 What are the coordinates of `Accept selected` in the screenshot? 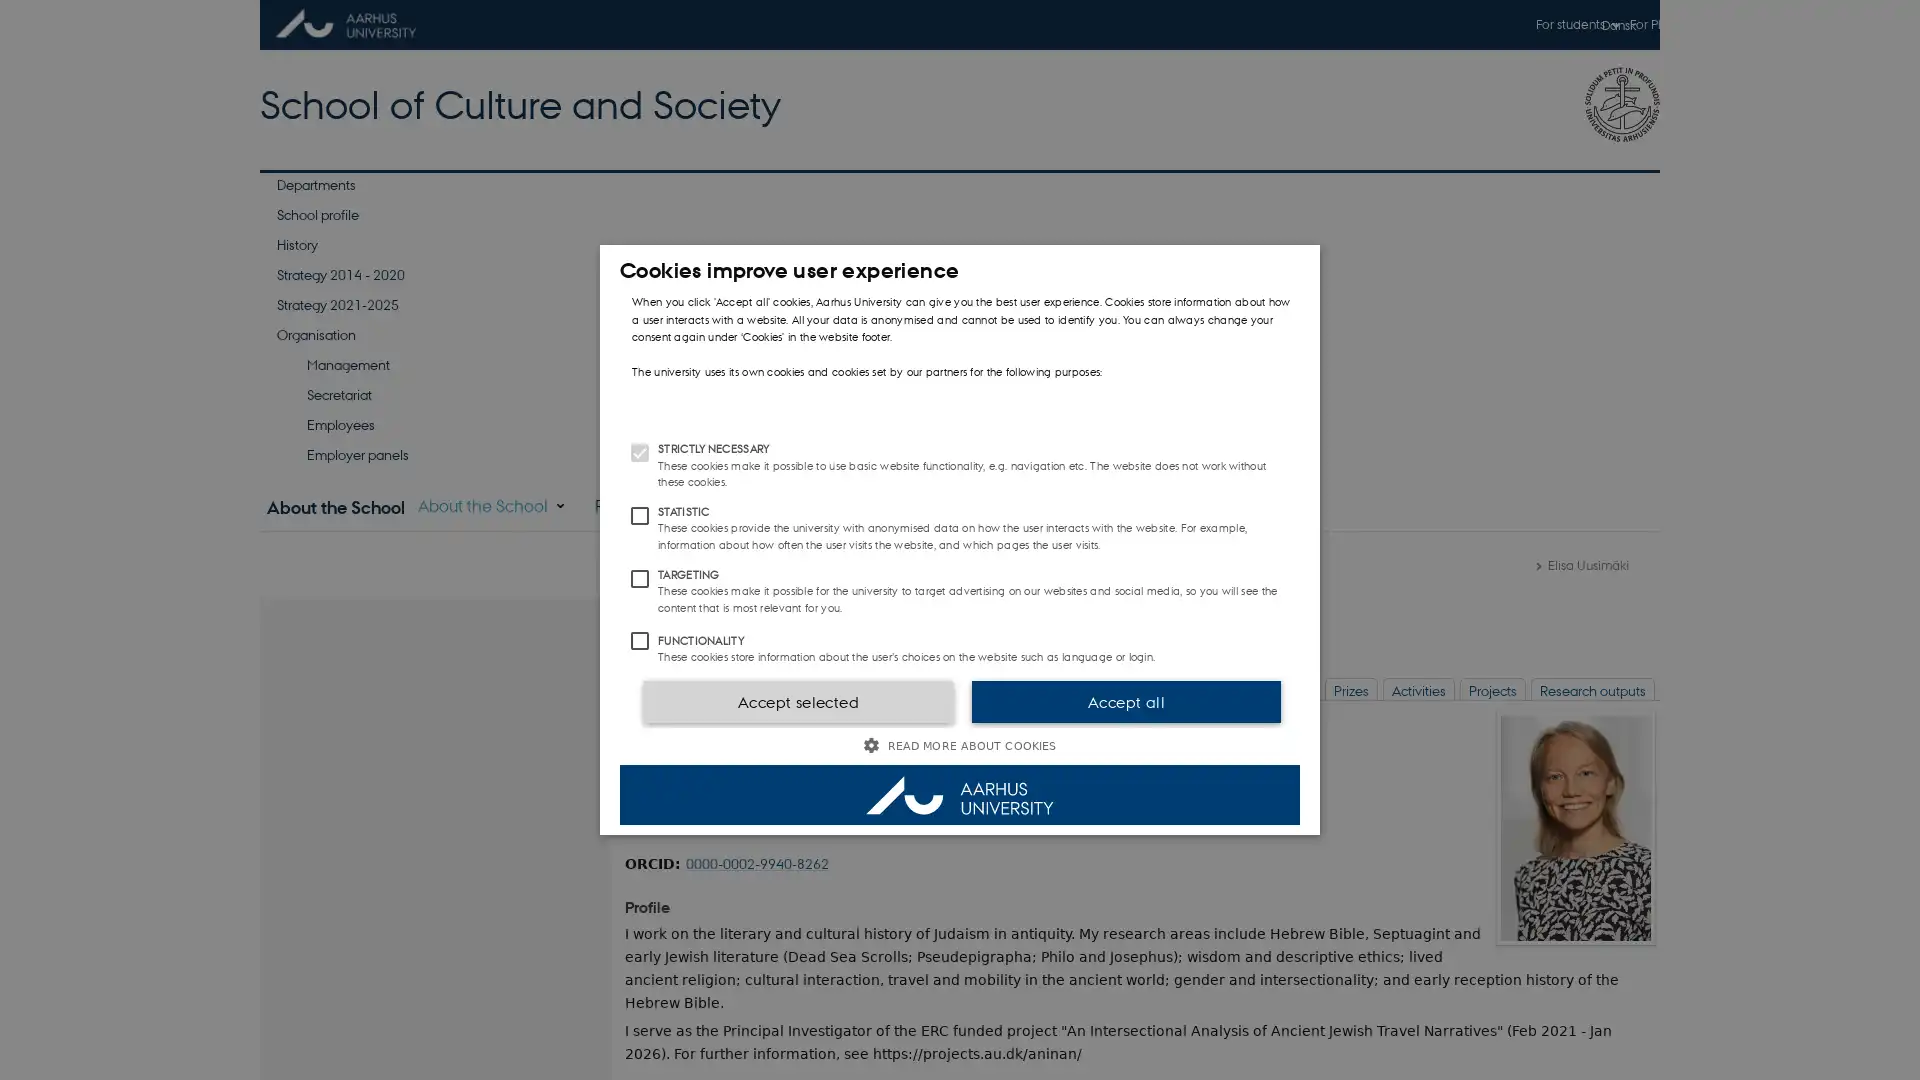 It's located at (796, 701).